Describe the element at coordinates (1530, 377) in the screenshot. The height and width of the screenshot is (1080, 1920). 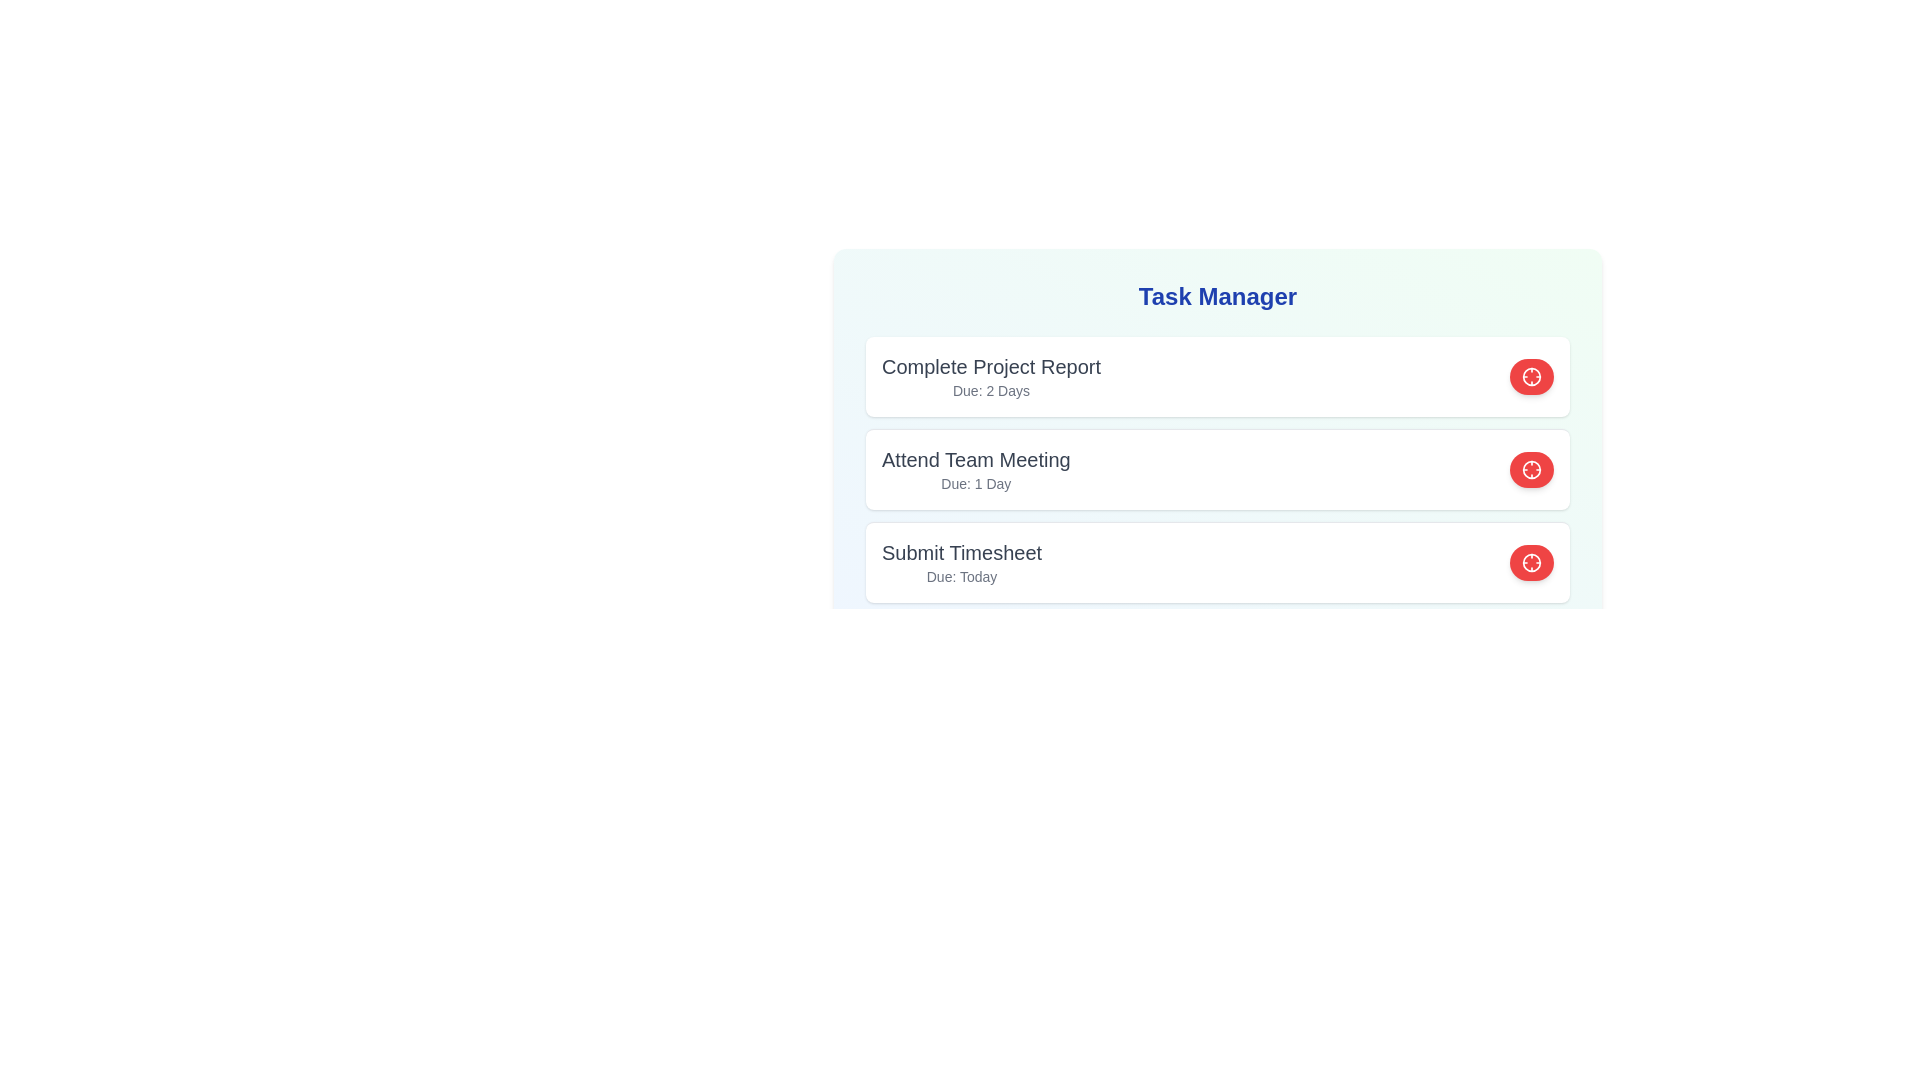
I see `the SVG Graphic Icon located in the rightmost section of the last task entry in the 'Task Manager' list` at that location.